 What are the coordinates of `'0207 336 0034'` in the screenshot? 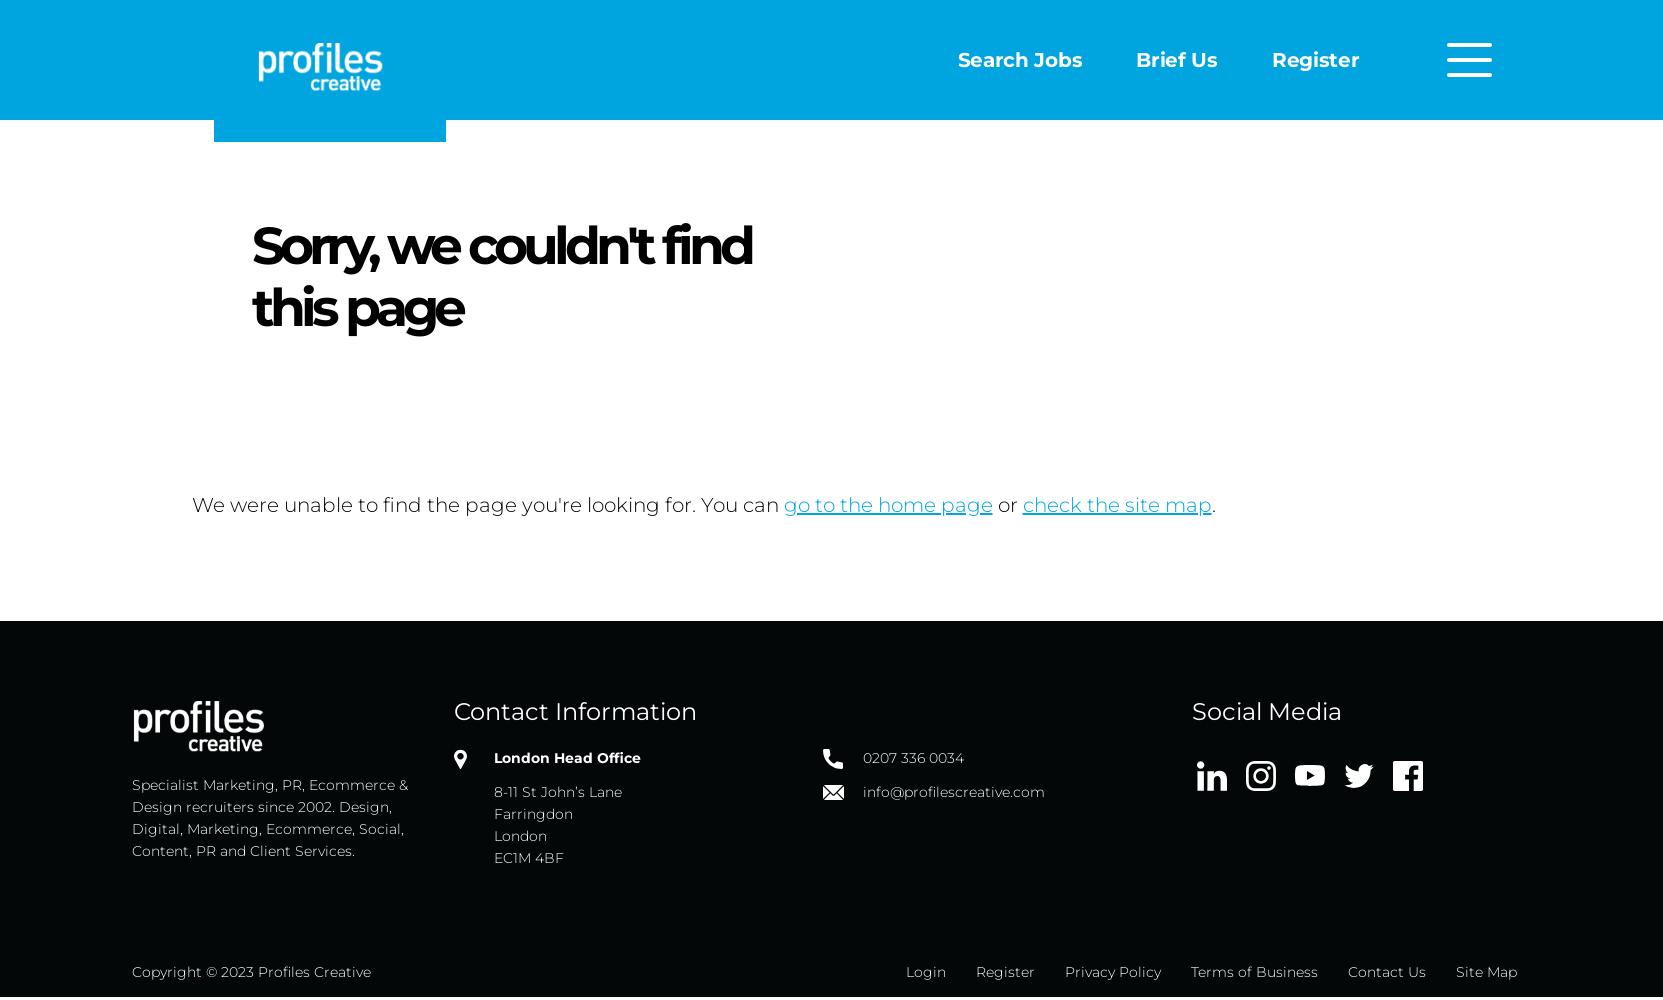 It's located at (861, 758).